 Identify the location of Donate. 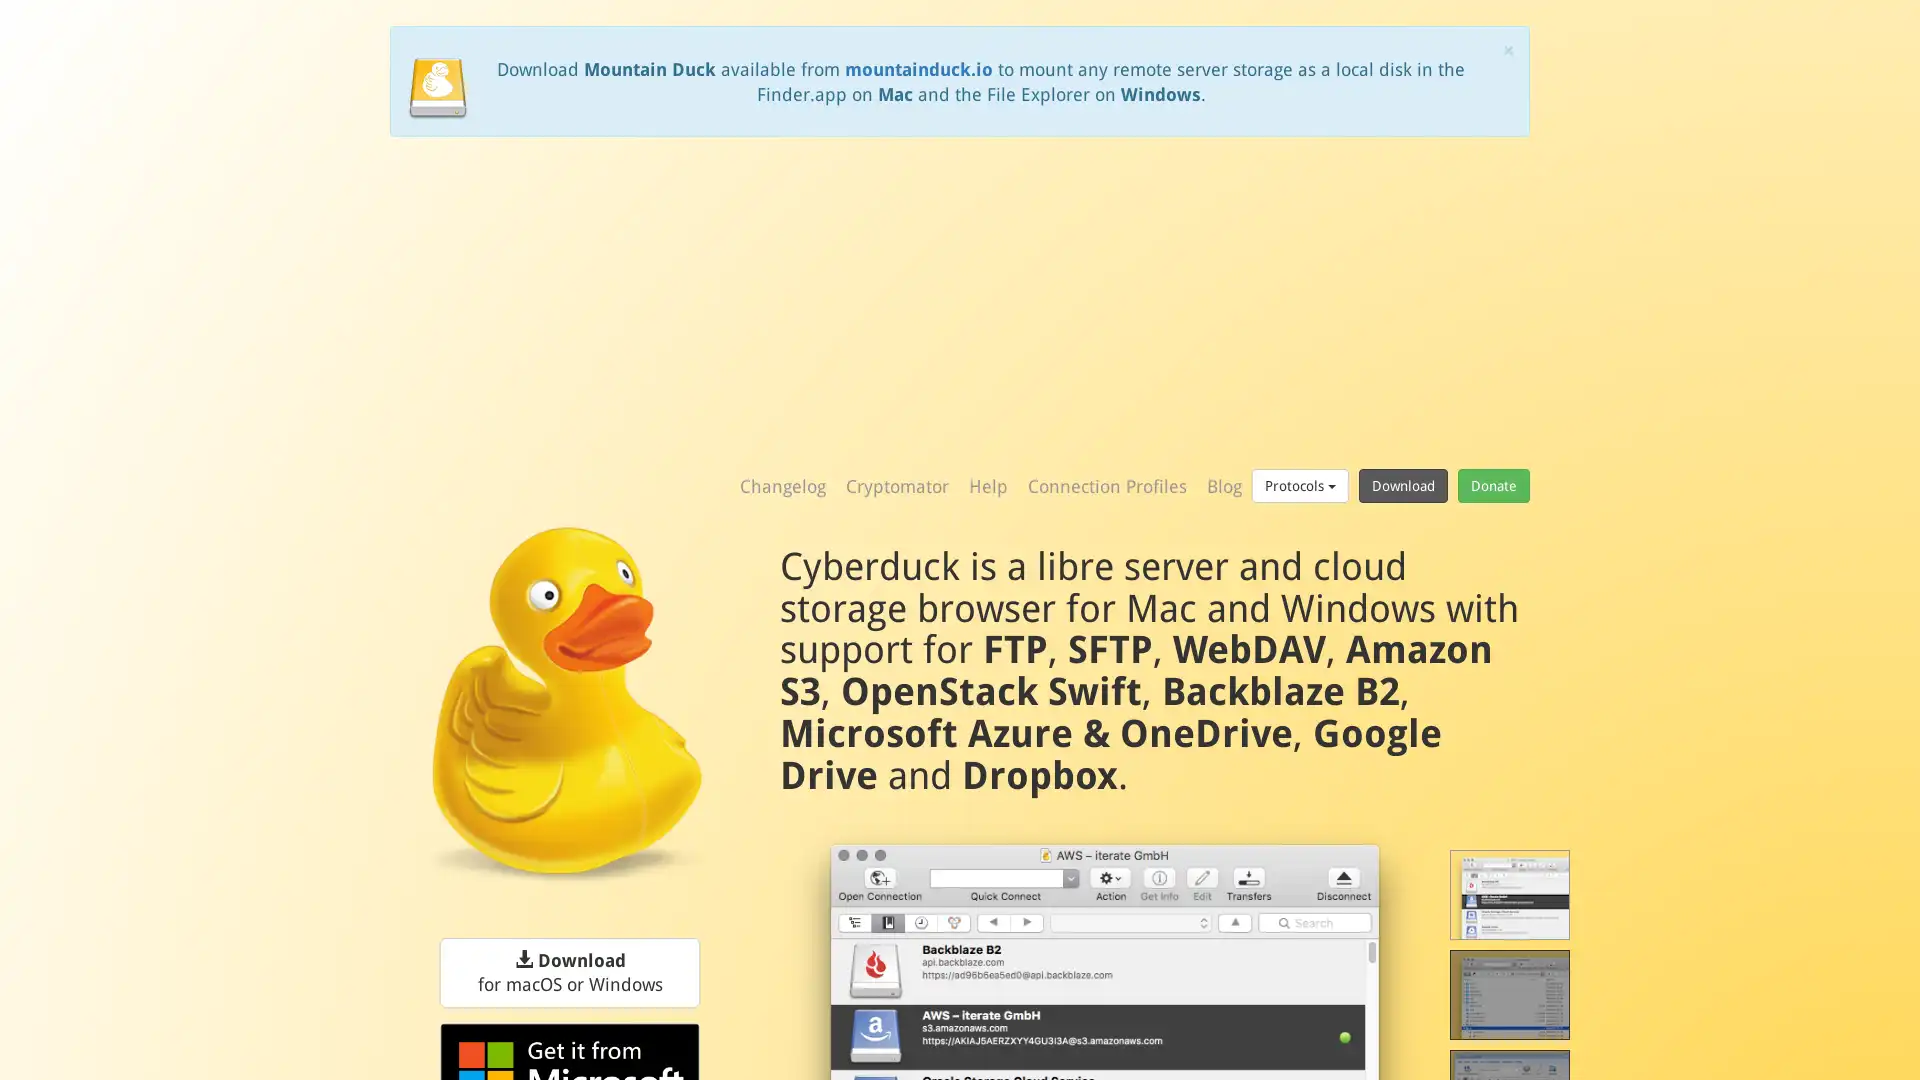
(1493, 485).